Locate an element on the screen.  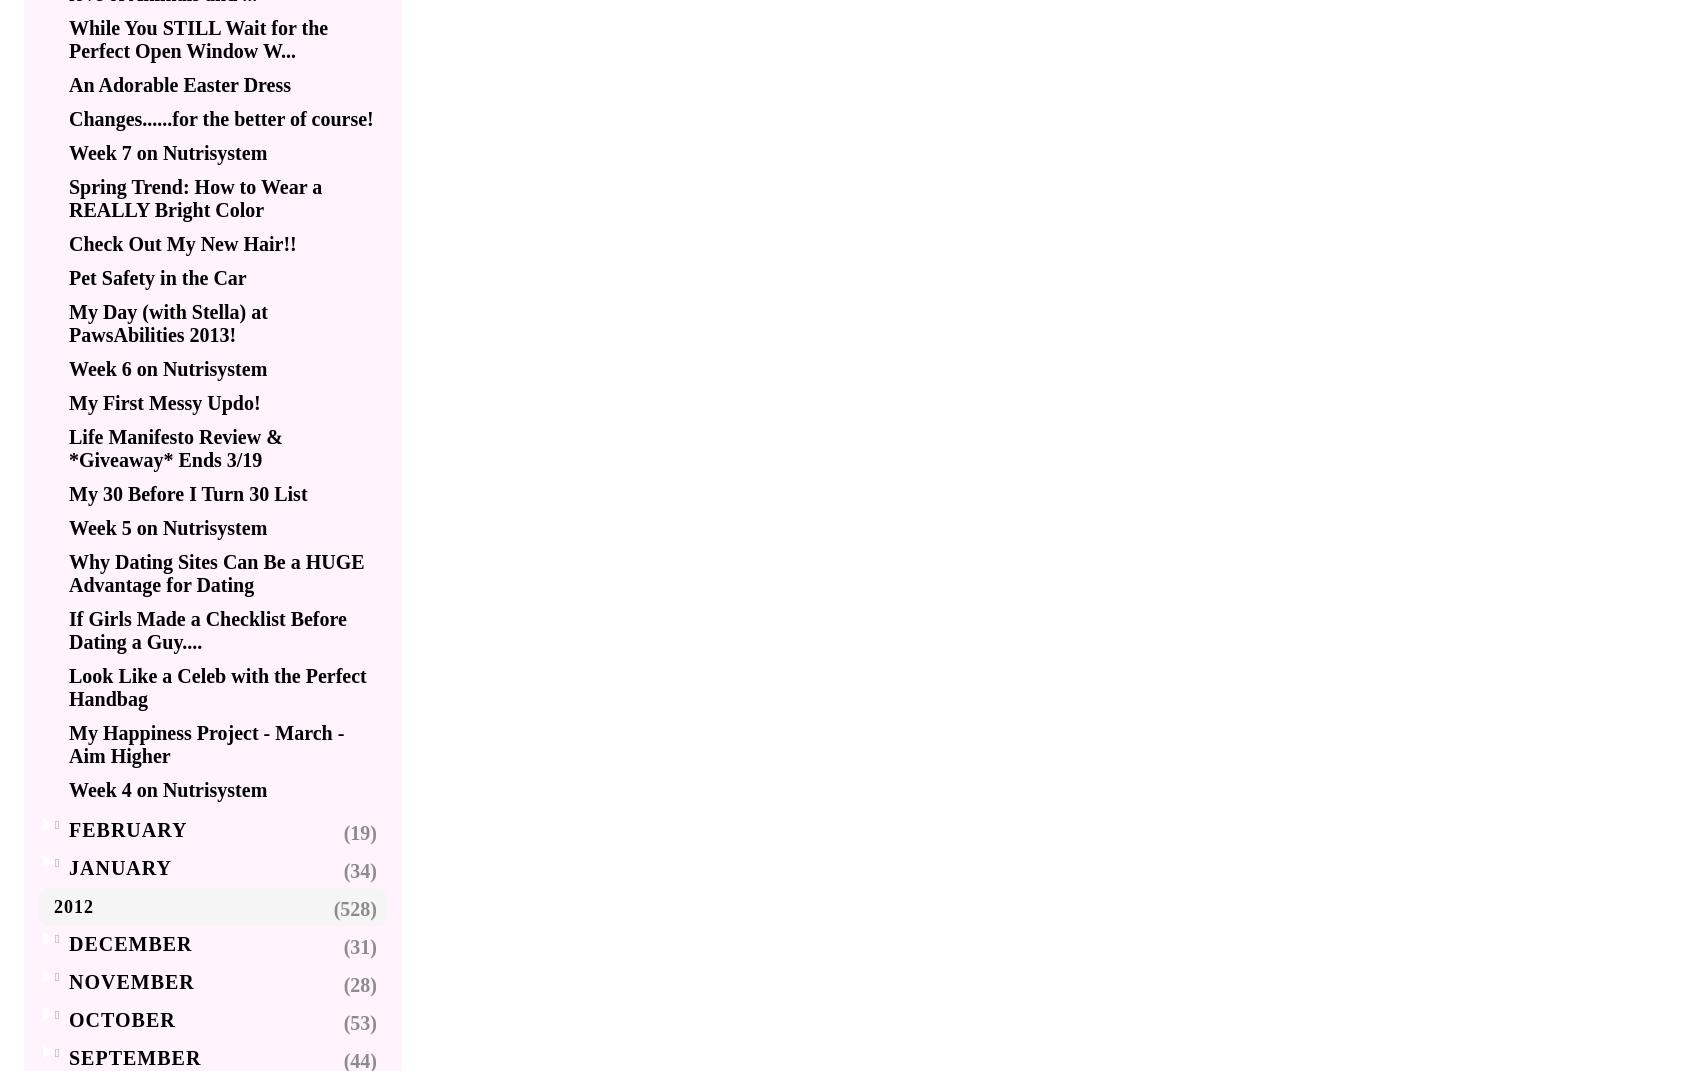
'December' is located at coordinates (130, 942).